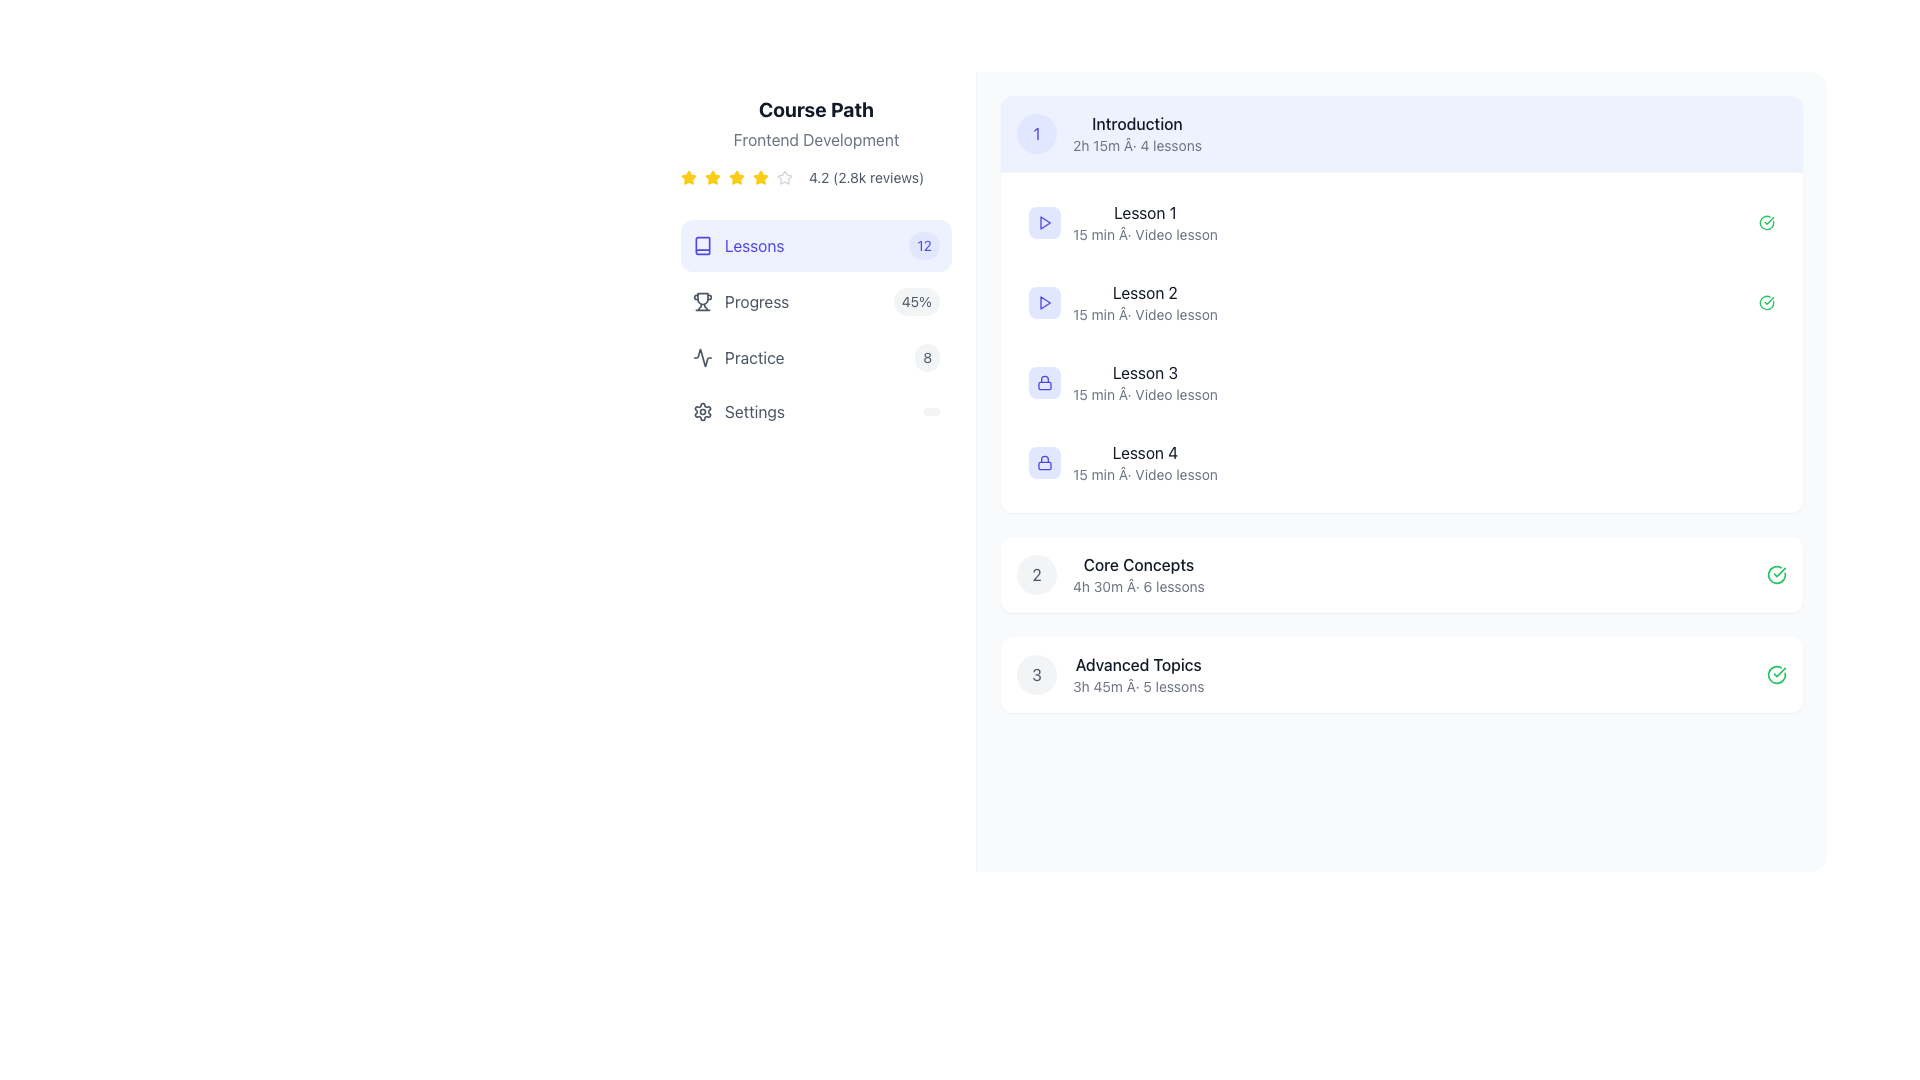  I want to click on the 'Lesson 2' list item, which includes a blue outlined play icon and the title in bold black text, so click(1123, 303).